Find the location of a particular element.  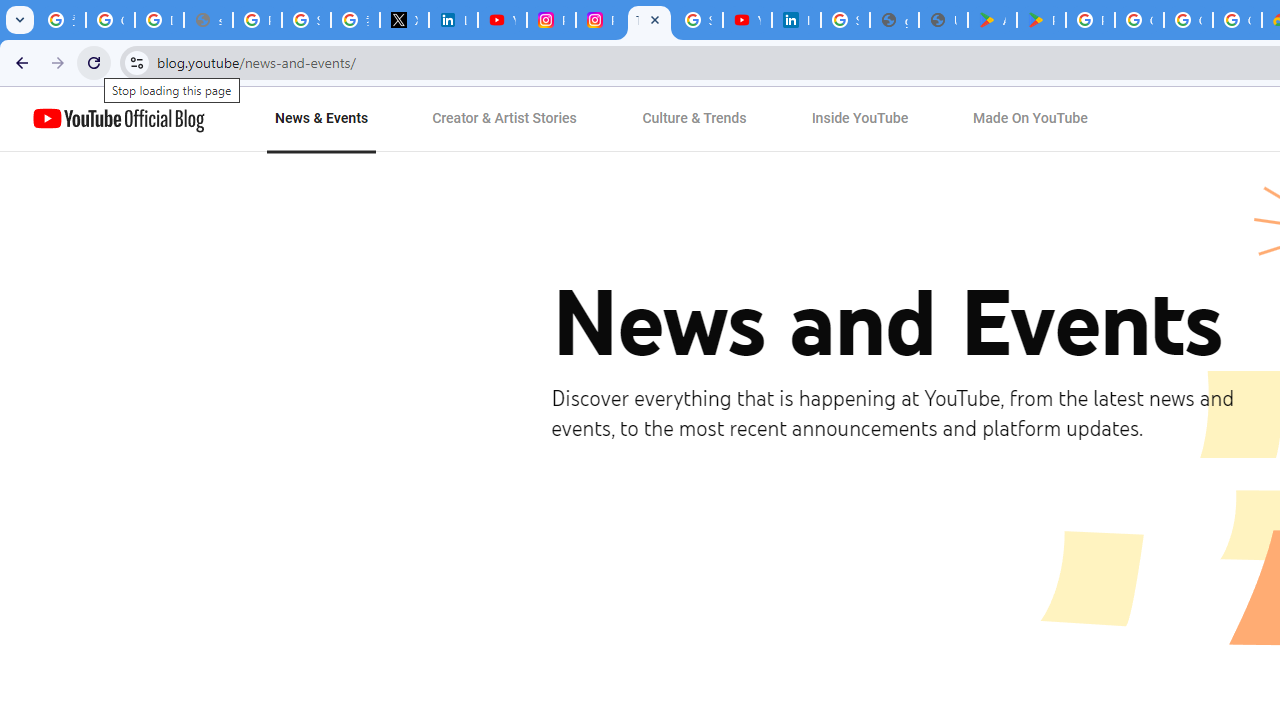

'Google Workspace - Specific Terms' is located at coordinates (1188, 20).